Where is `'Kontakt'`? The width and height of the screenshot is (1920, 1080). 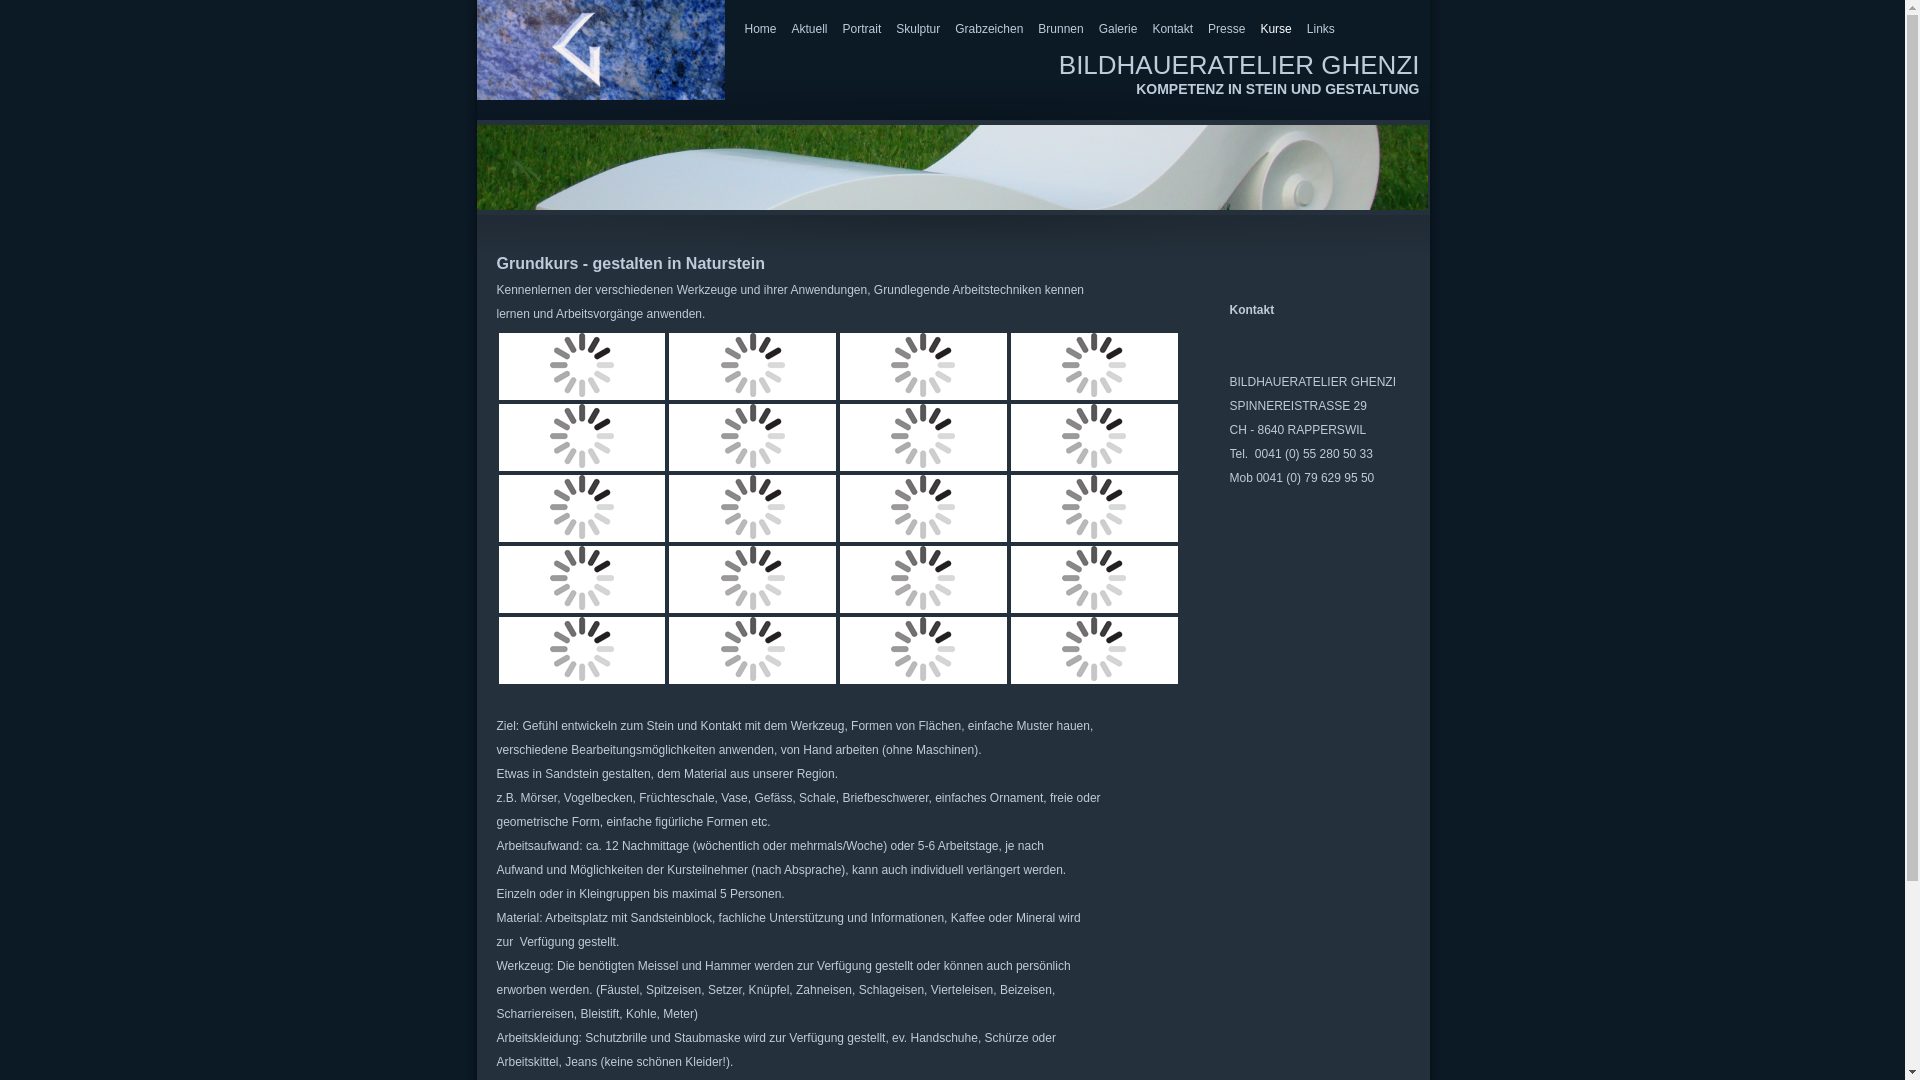 'Kontakt' is located at coordinates (1152, 29).